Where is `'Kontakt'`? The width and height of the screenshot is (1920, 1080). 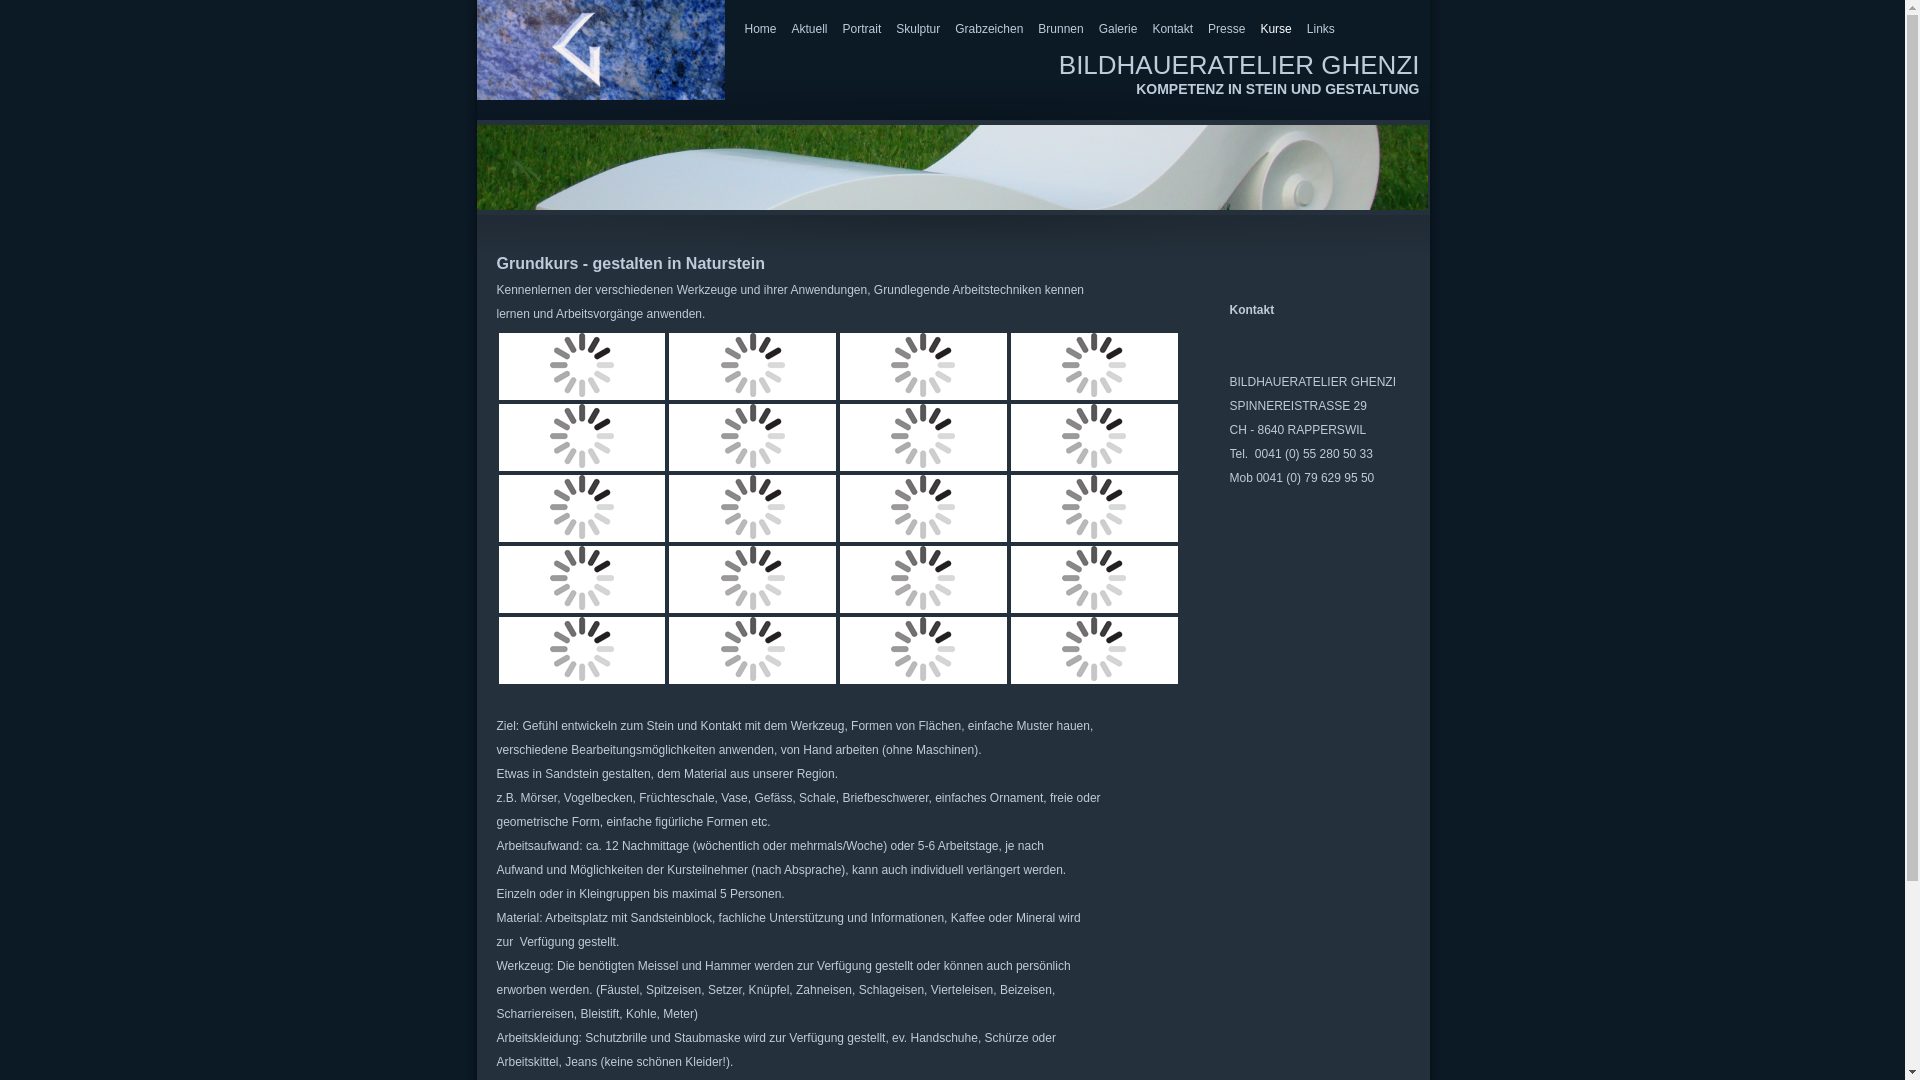 'Kontakt' is located at coordinates (1152, 29).